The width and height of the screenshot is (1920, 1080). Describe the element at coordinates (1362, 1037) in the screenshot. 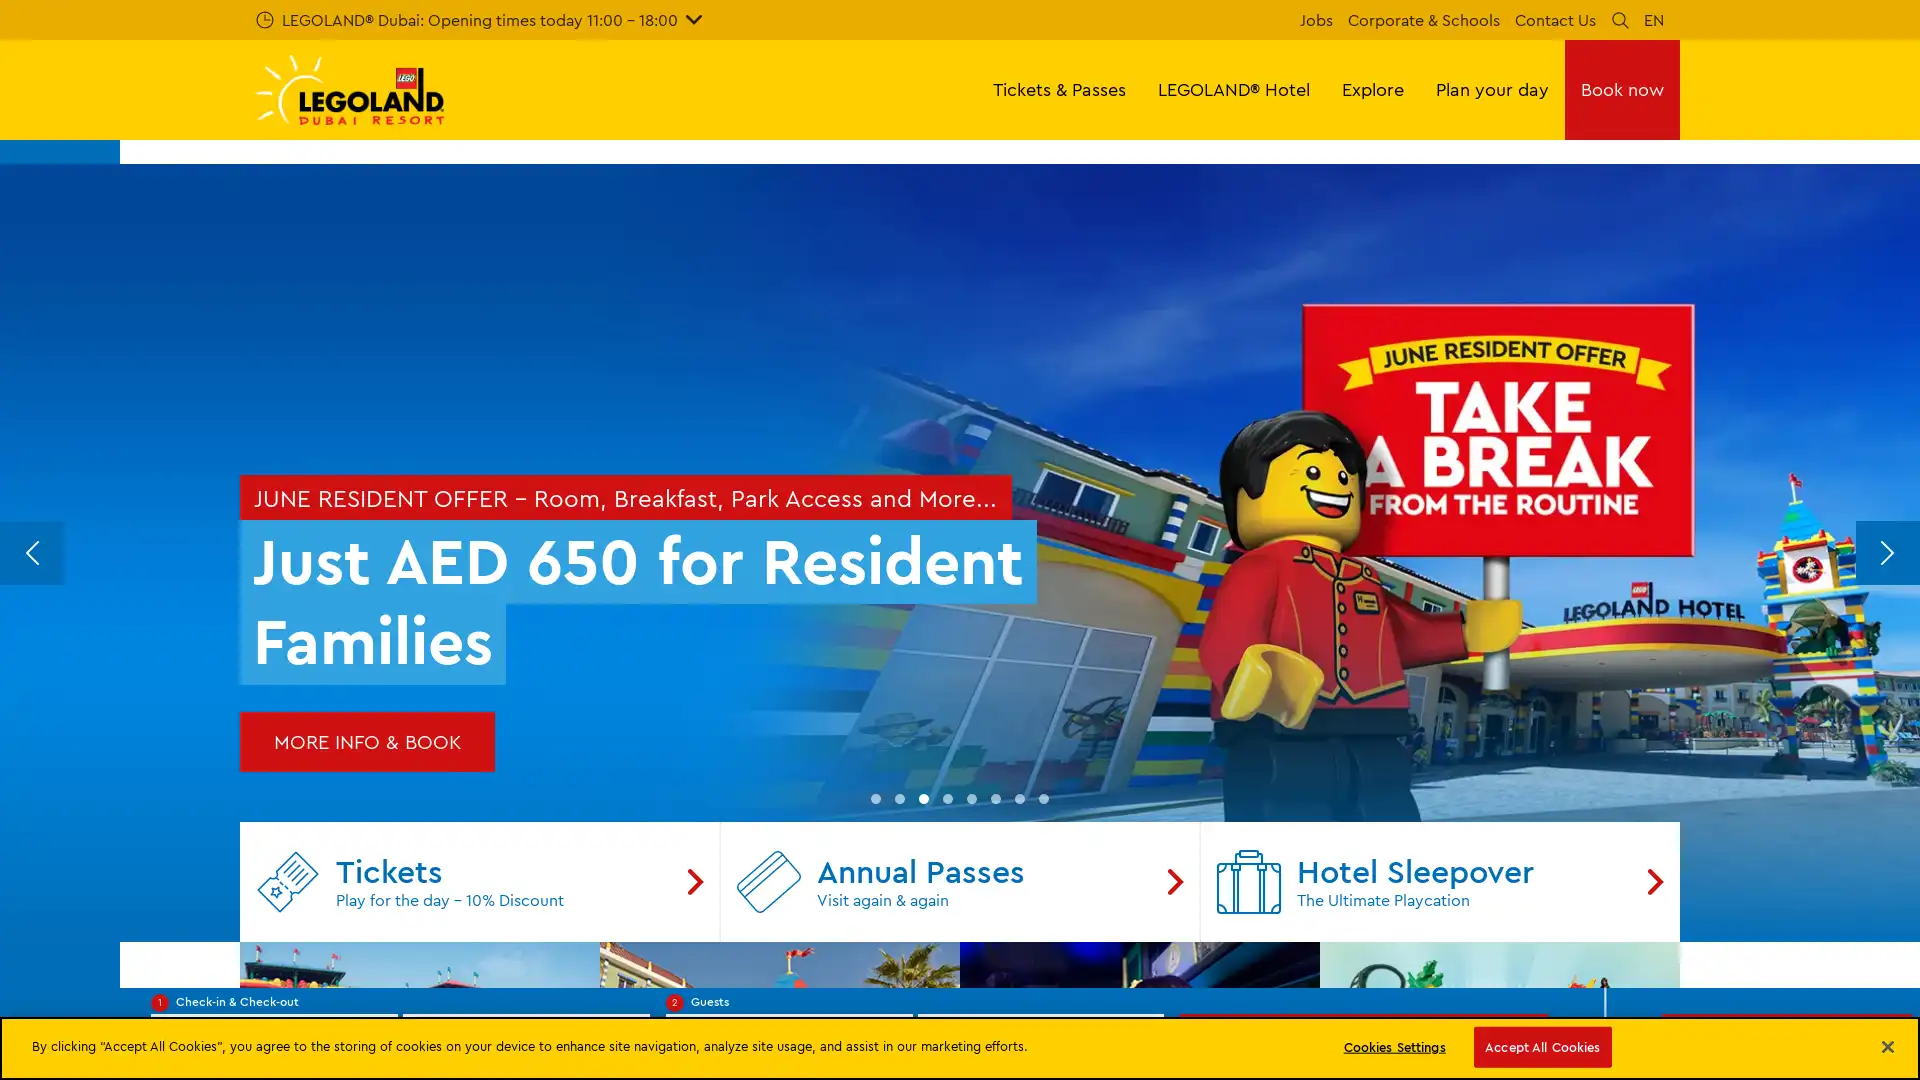

I see `Search` at that location.